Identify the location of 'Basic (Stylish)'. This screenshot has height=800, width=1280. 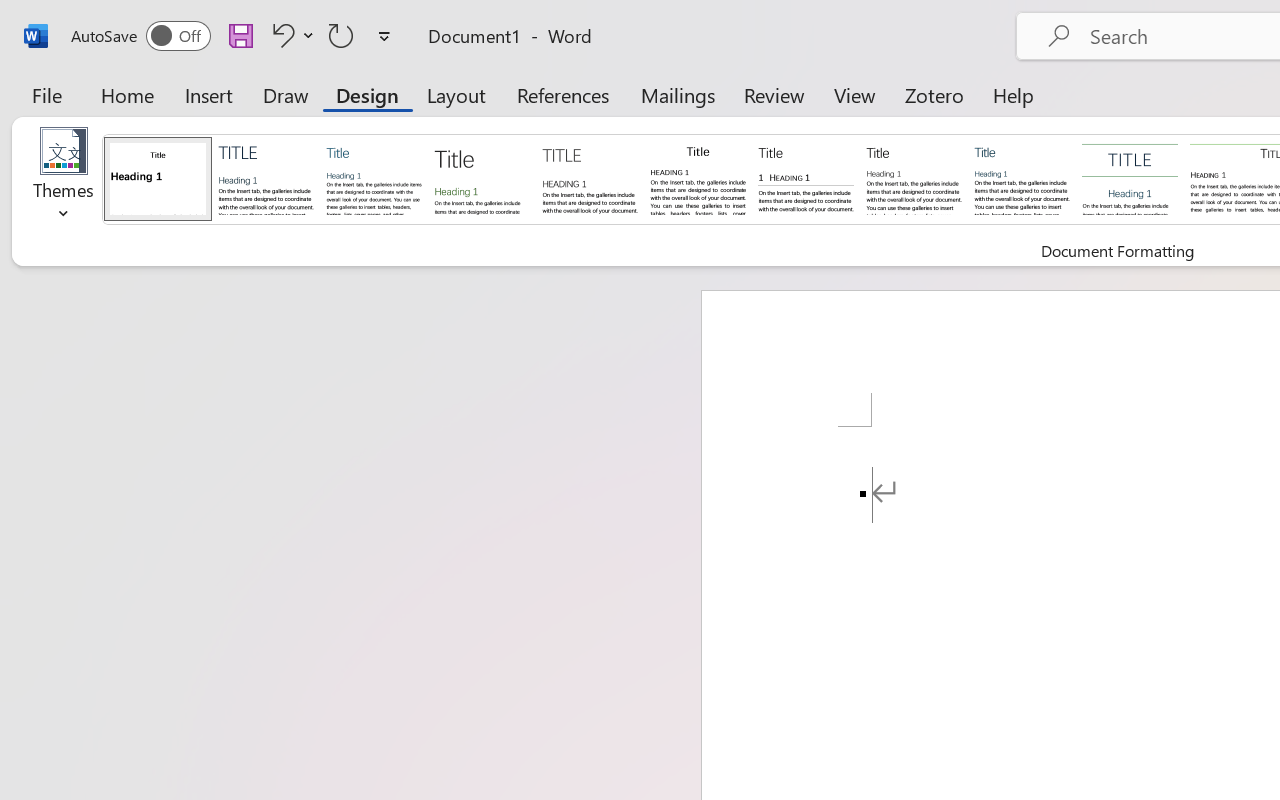
(481, 177).